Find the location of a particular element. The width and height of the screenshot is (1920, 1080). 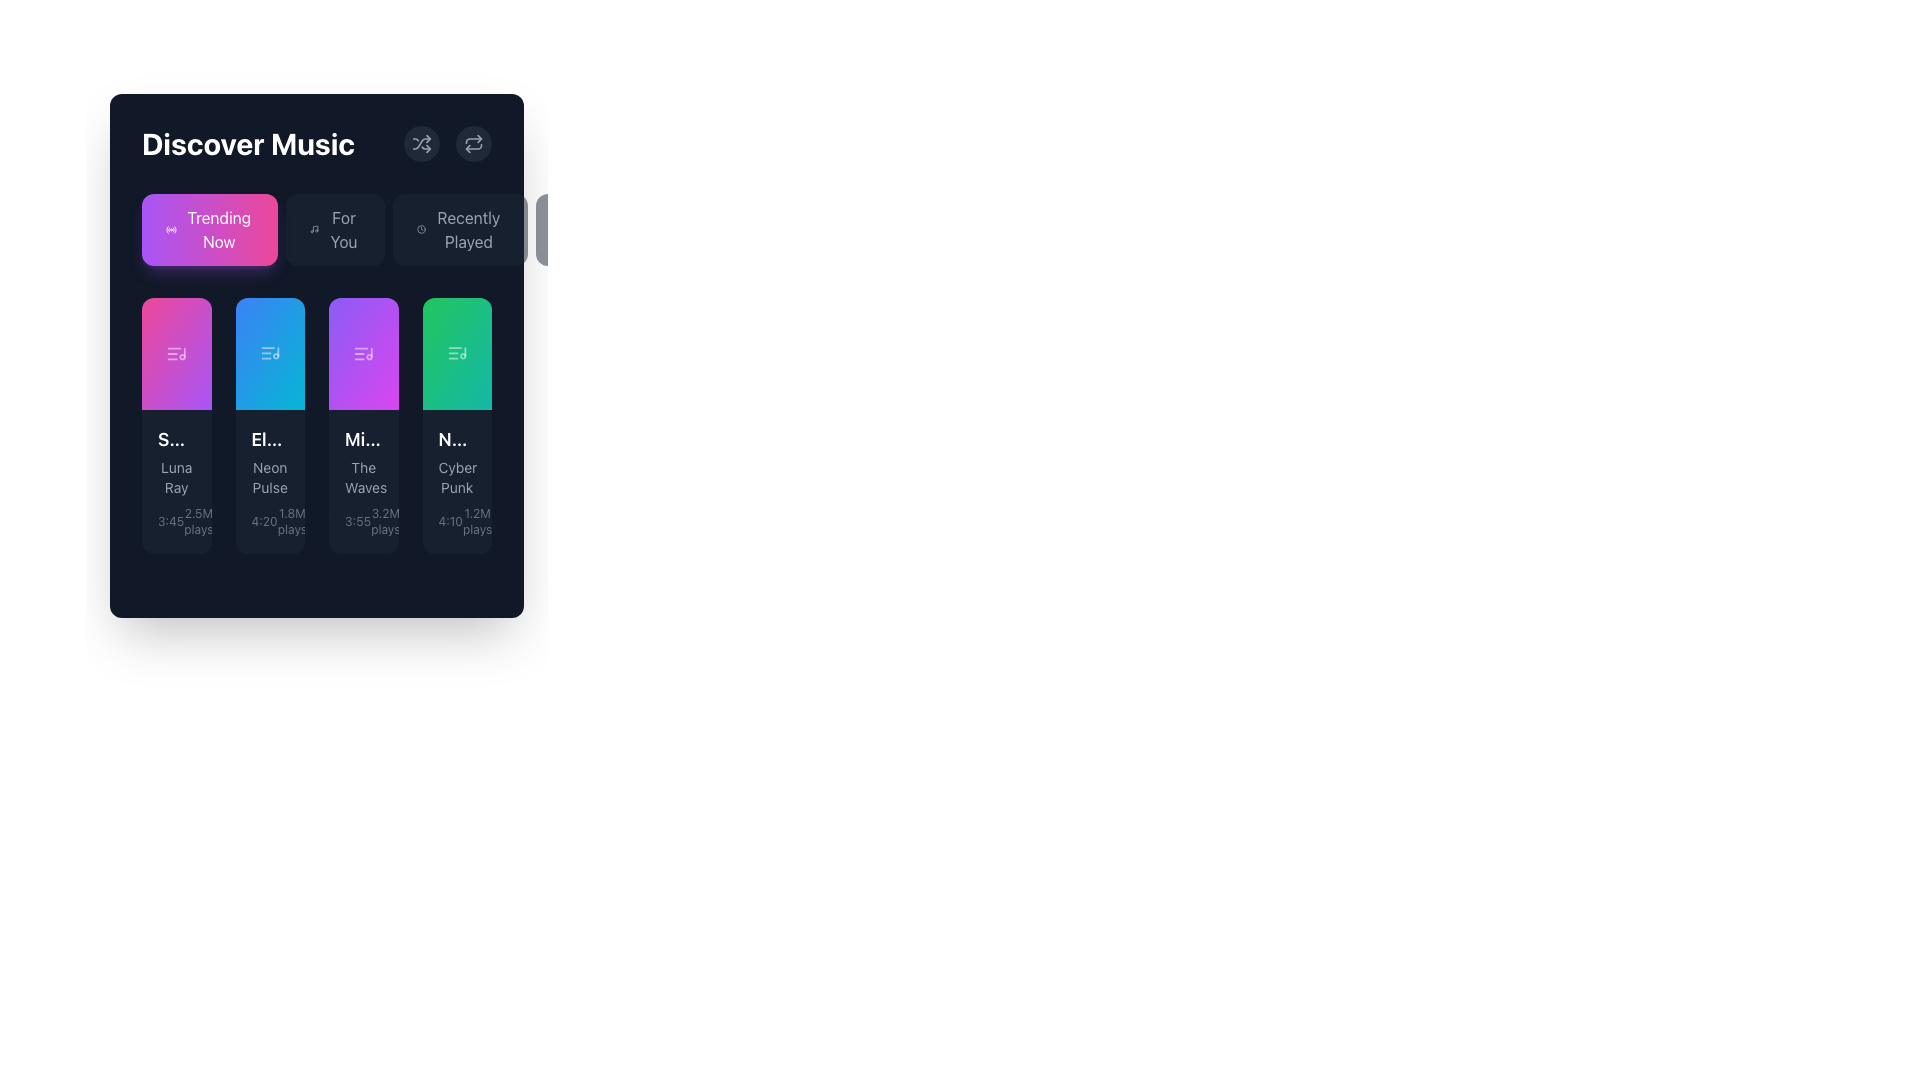

the first button in the horizontal group on the top left of the 'Discover Music' card is located at coordinates (209, 229).